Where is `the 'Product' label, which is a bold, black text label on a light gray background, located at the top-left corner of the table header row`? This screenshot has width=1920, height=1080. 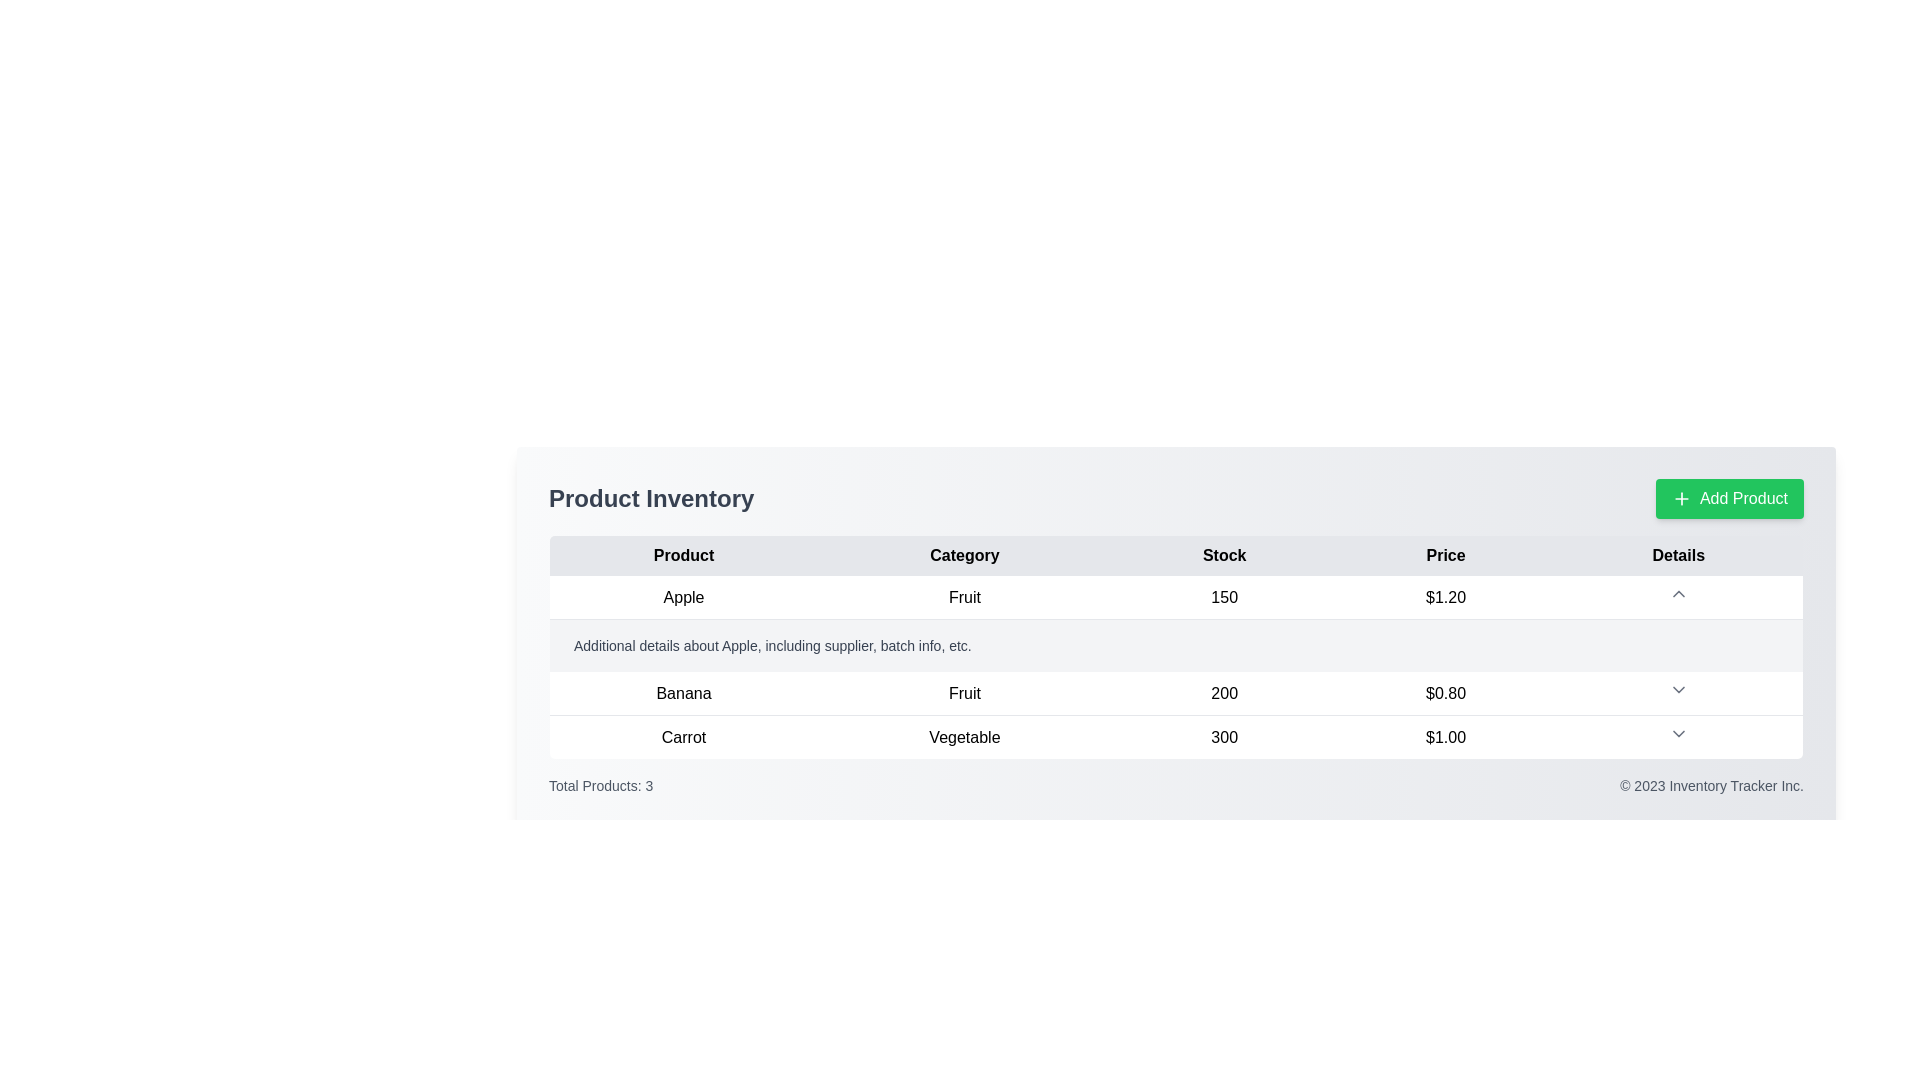 the 'Product' label, which is a bold, black text label on a light gray background, located at the top-left corner of the table header row is located at coordinates (683, 555).